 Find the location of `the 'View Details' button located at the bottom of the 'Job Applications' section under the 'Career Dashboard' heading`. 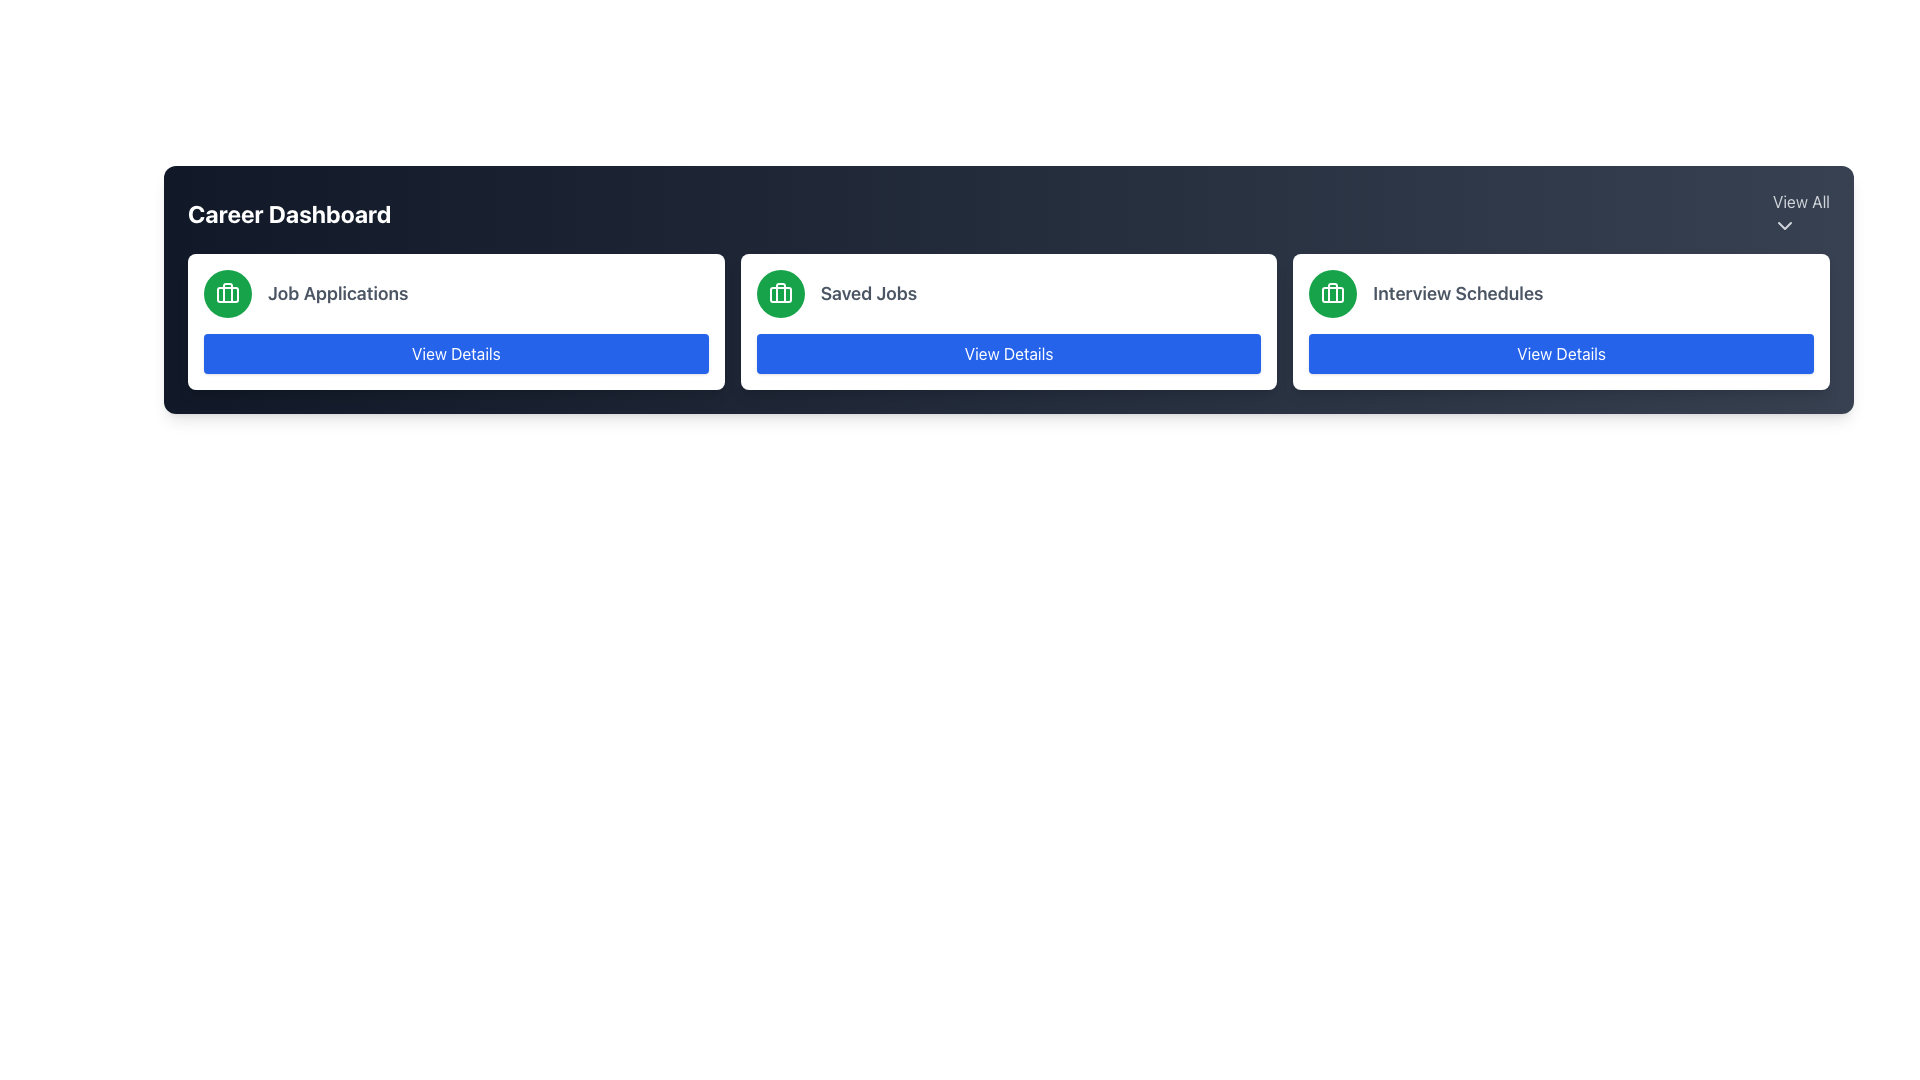

the 'View Details' button located at the bottom of the 'Job Applications' section under the 'Career Dashboard' heading is located at coordinates (455, 353).